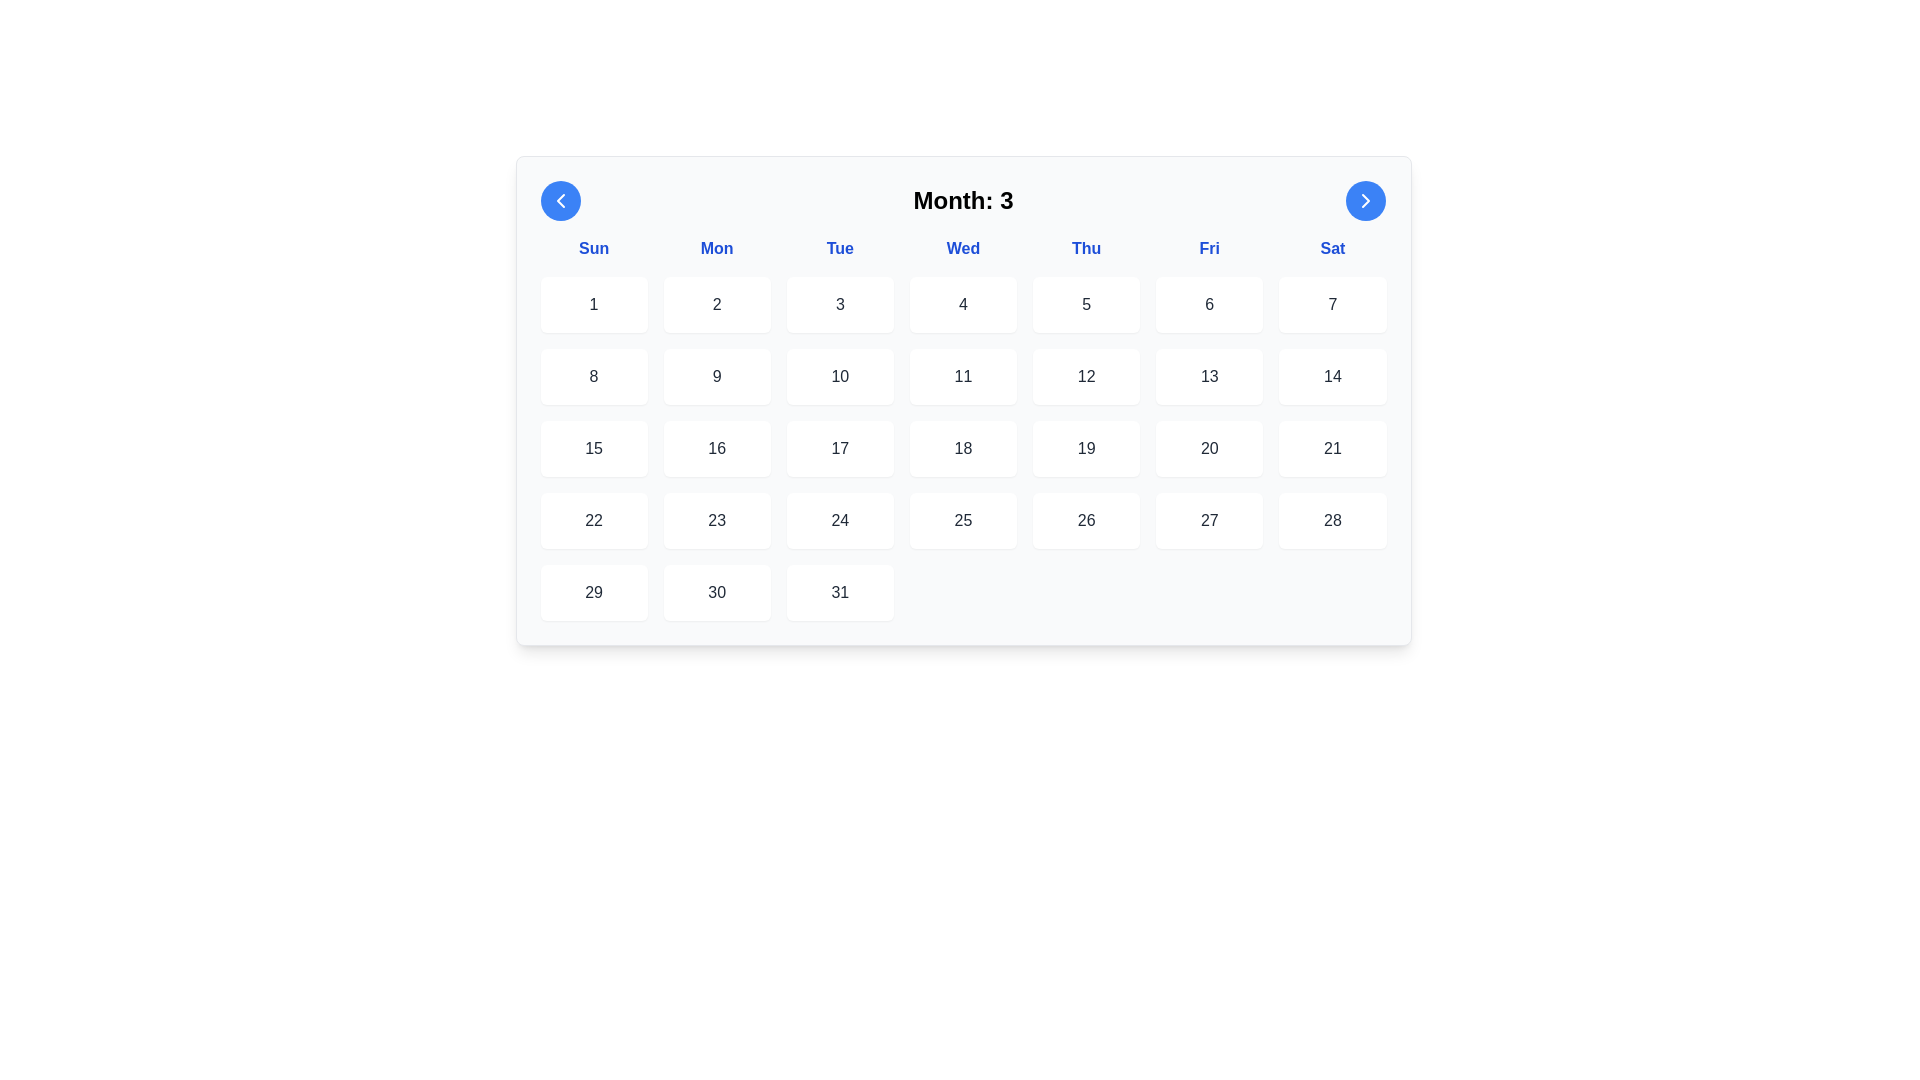 The width and height of the screenshot is (1920, 1080). What do you see at coordinates (1365, 200) in the screenshot?
I see `the forward navigation icon located in the top-right corner of the calendar interface` at bounding box center [1365, 200].